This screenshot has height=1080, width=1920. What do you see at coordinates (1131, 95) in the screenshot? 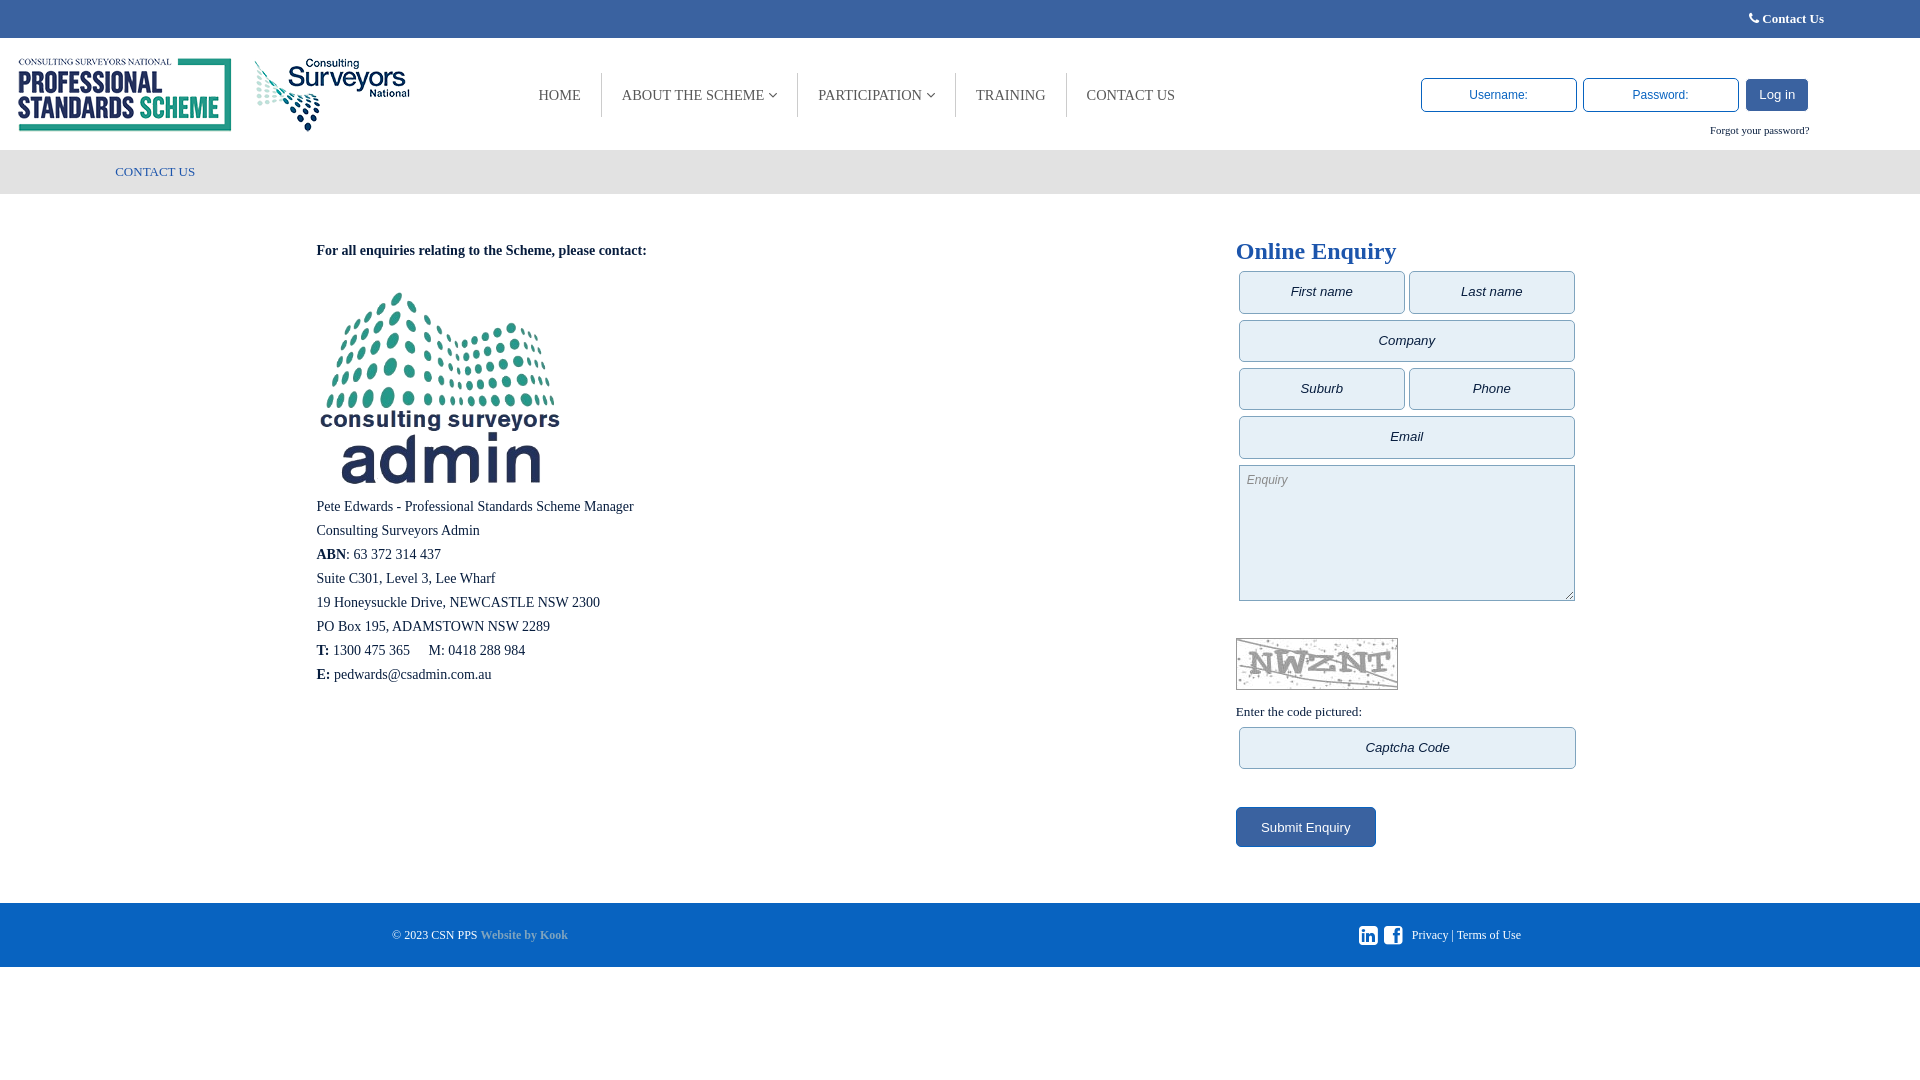
I see `'CONTACT US'` at bounding box center [1131, 95].